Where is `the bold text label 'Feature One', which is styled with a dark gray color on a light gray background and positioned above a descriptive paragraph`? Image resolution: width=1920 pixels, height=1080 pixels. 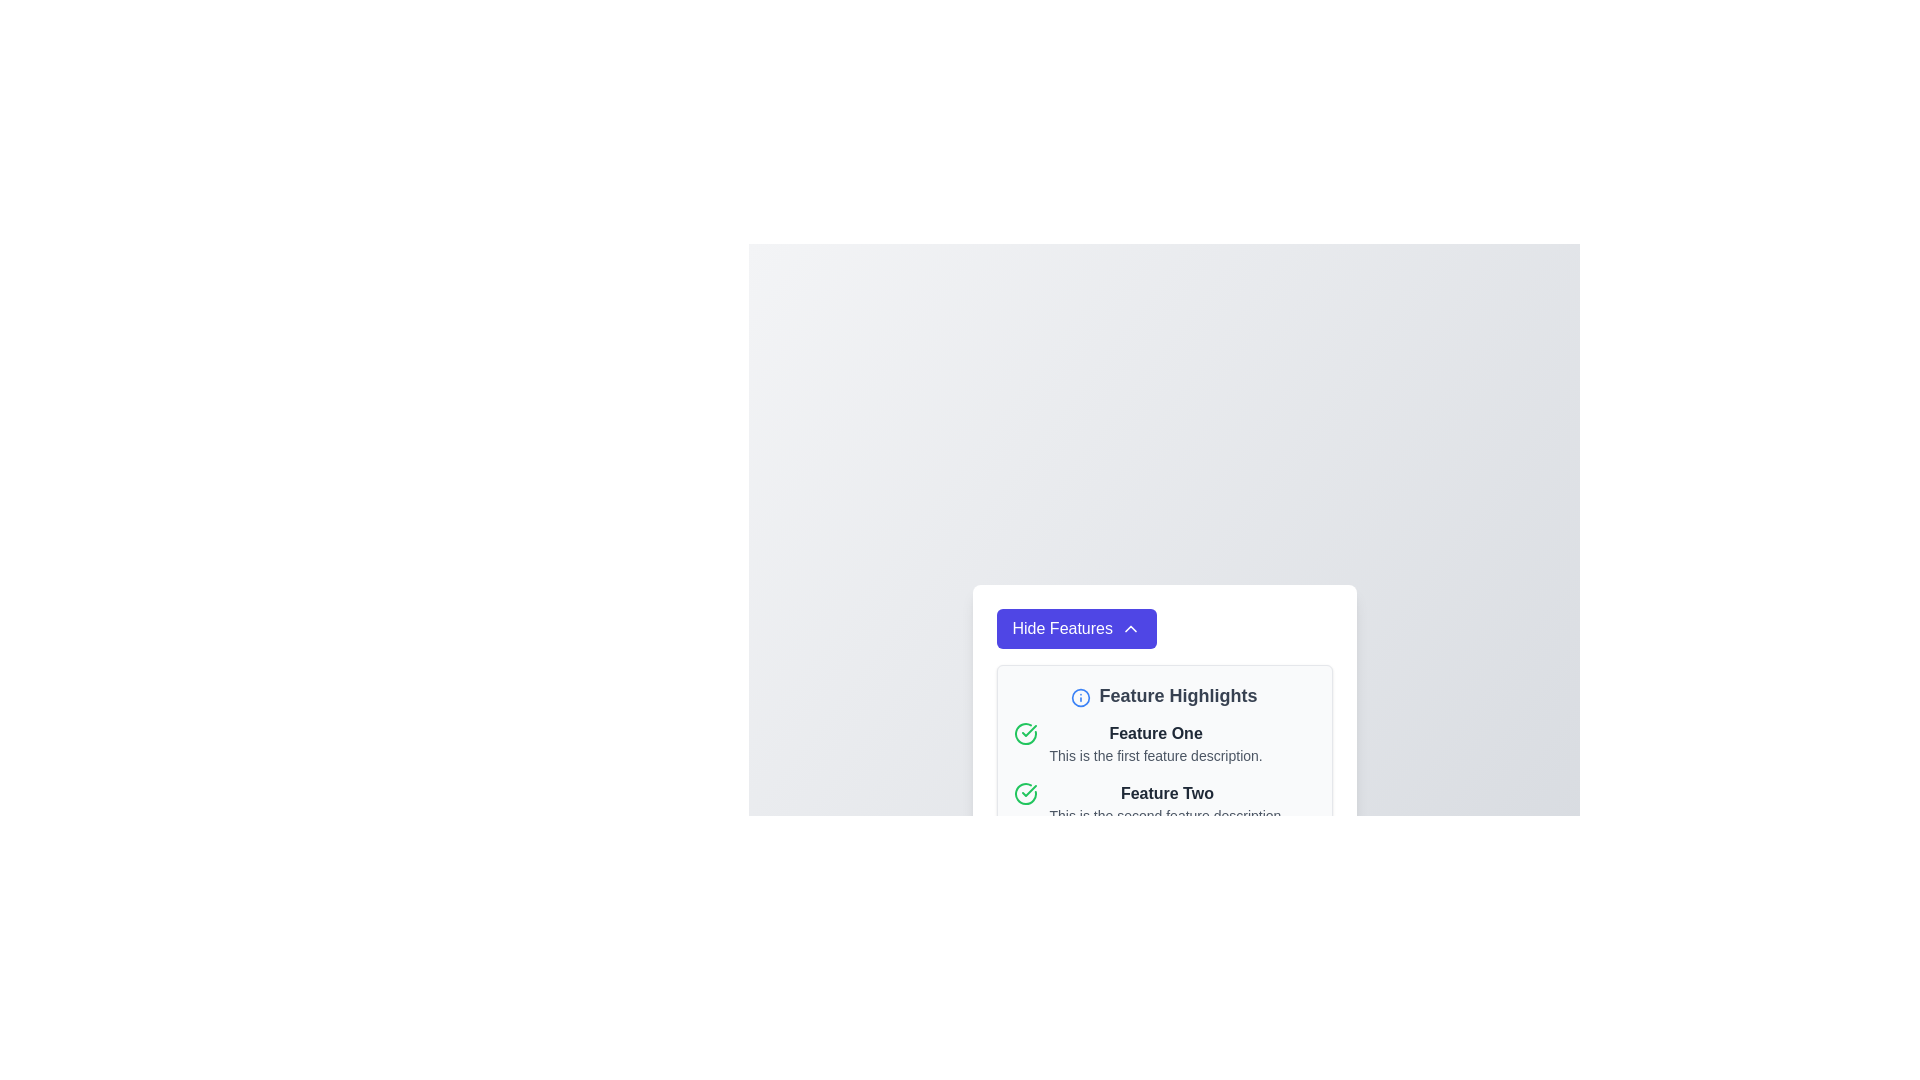
the bold text label 'Feature One', which is styled with a dark gray color on a light gray background and positioned above a descriptive paragraph is located at coordinates (1156, 733).